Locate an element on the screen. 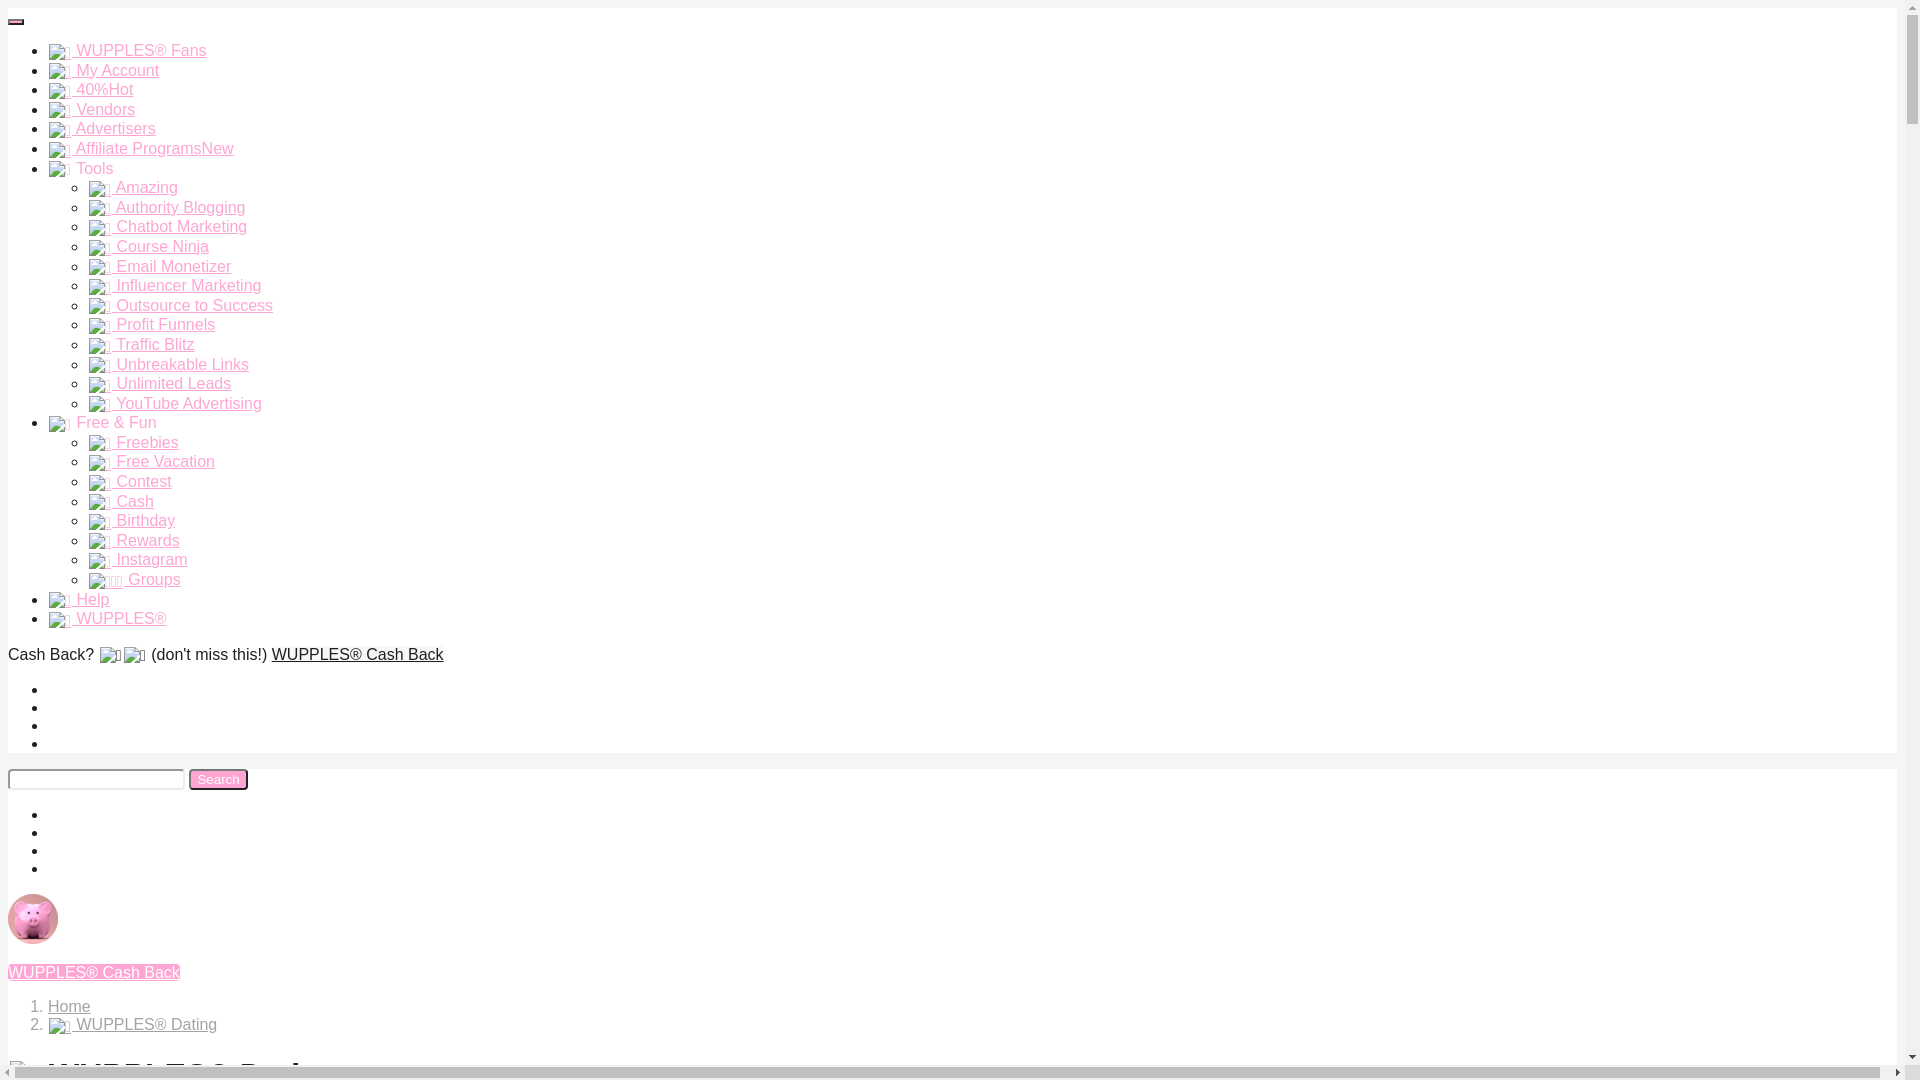 The image size is (1920, 1080). 'Unbreakable Links' is located at coordinates (168, 364).